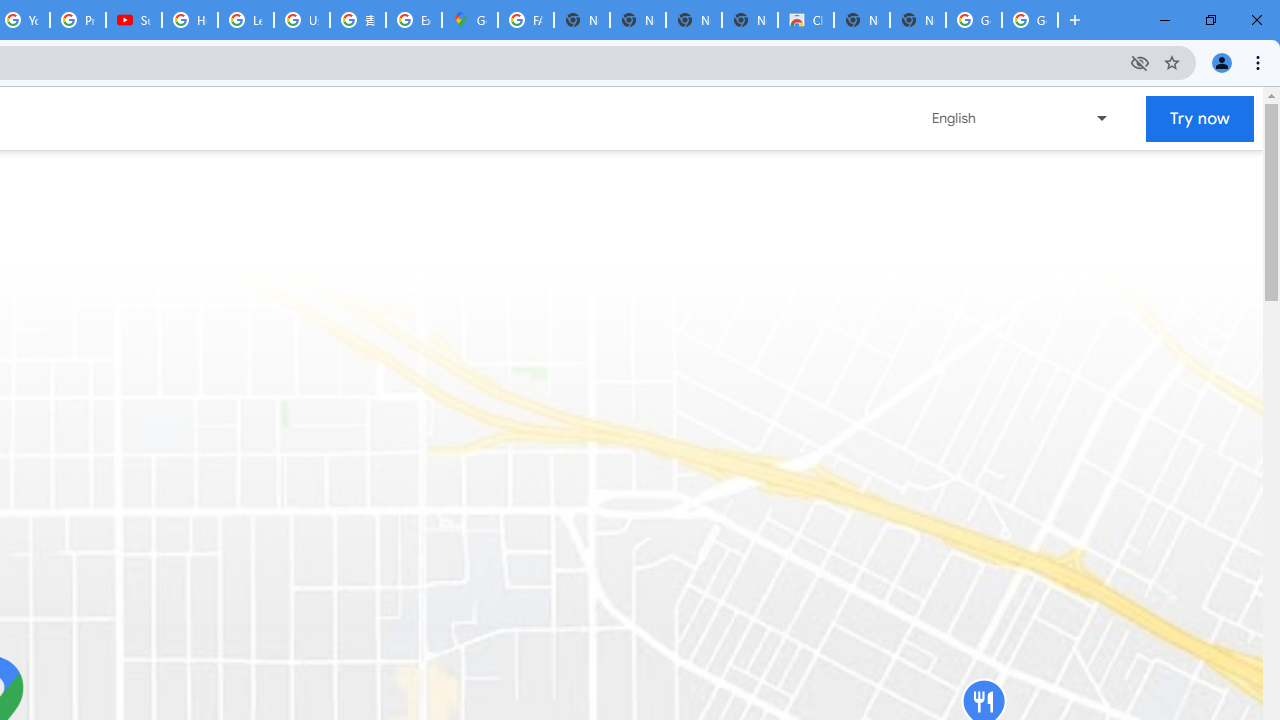  Describe the element at coordinates (1255, 20) in the screenshot. I see `'Close'` at that location.